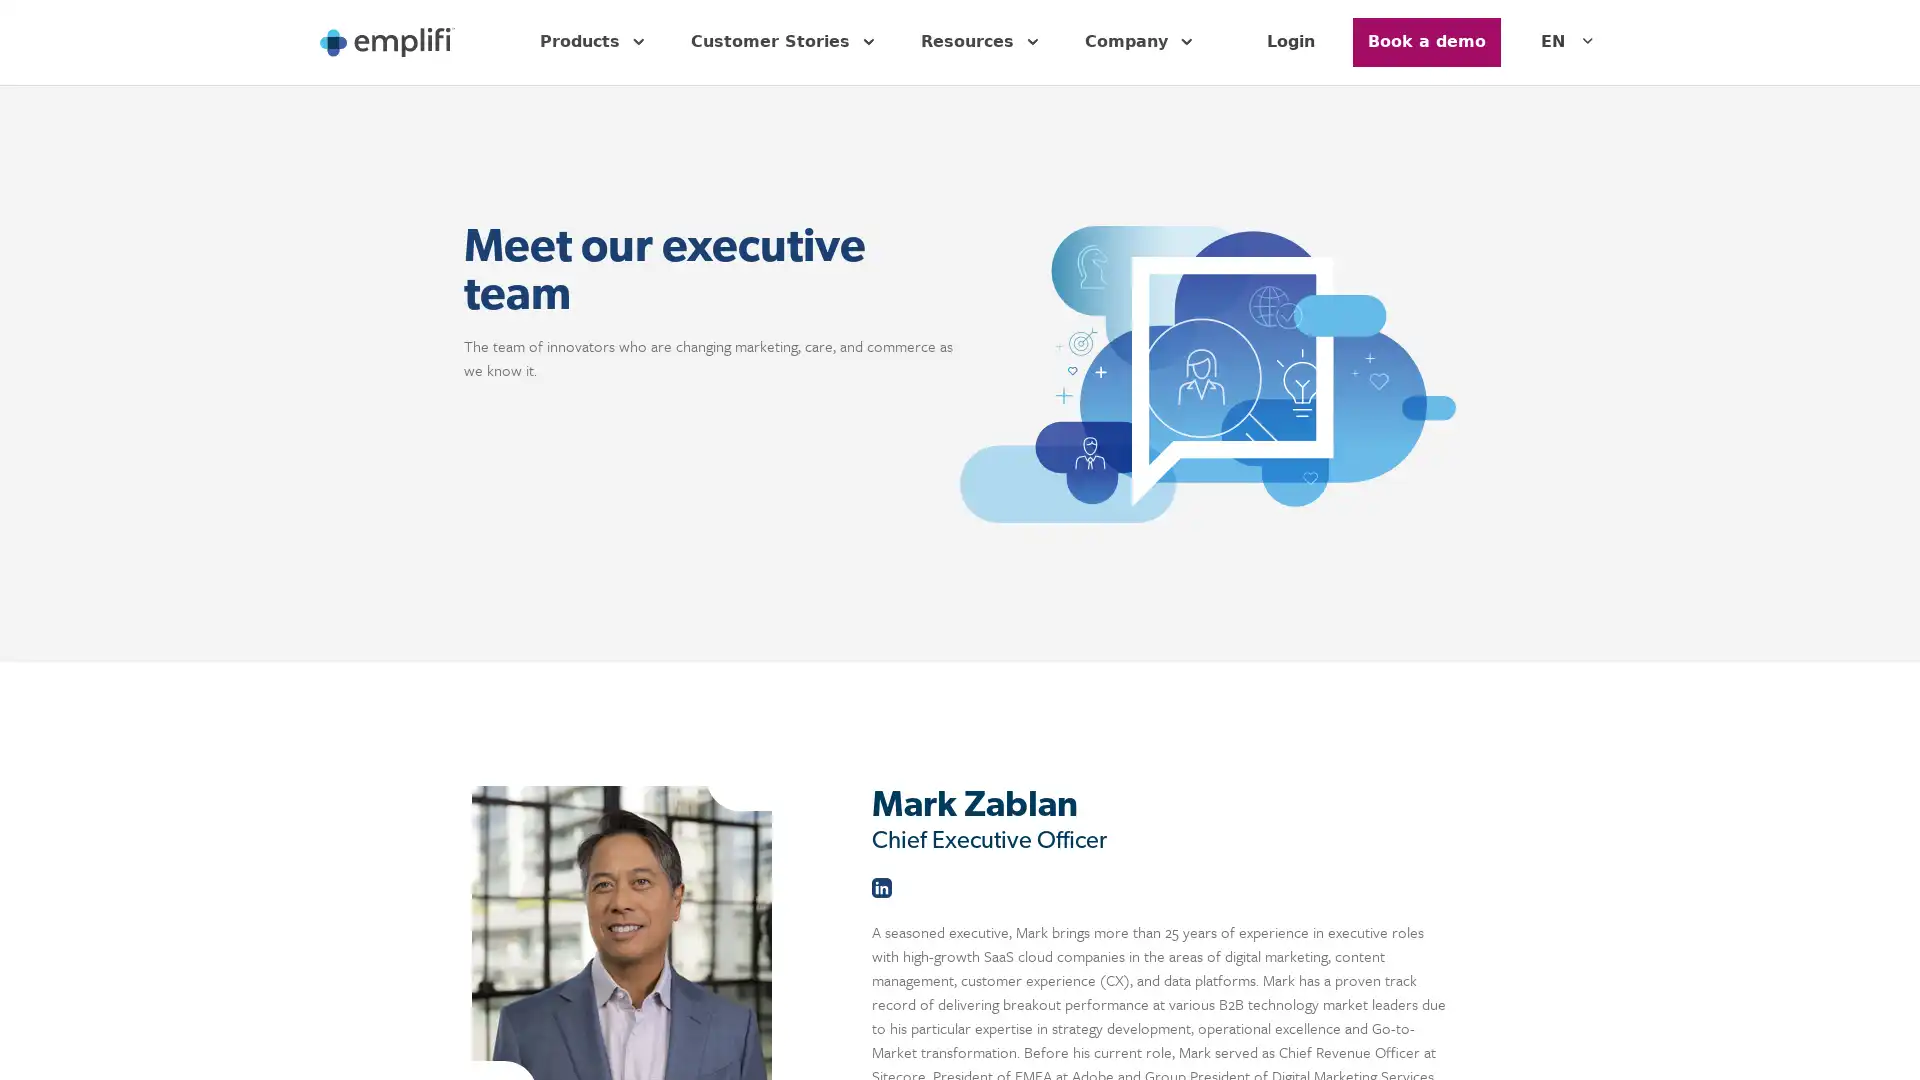 The image size is (1920, 1080). I want to click on Products, so click(594, 42).